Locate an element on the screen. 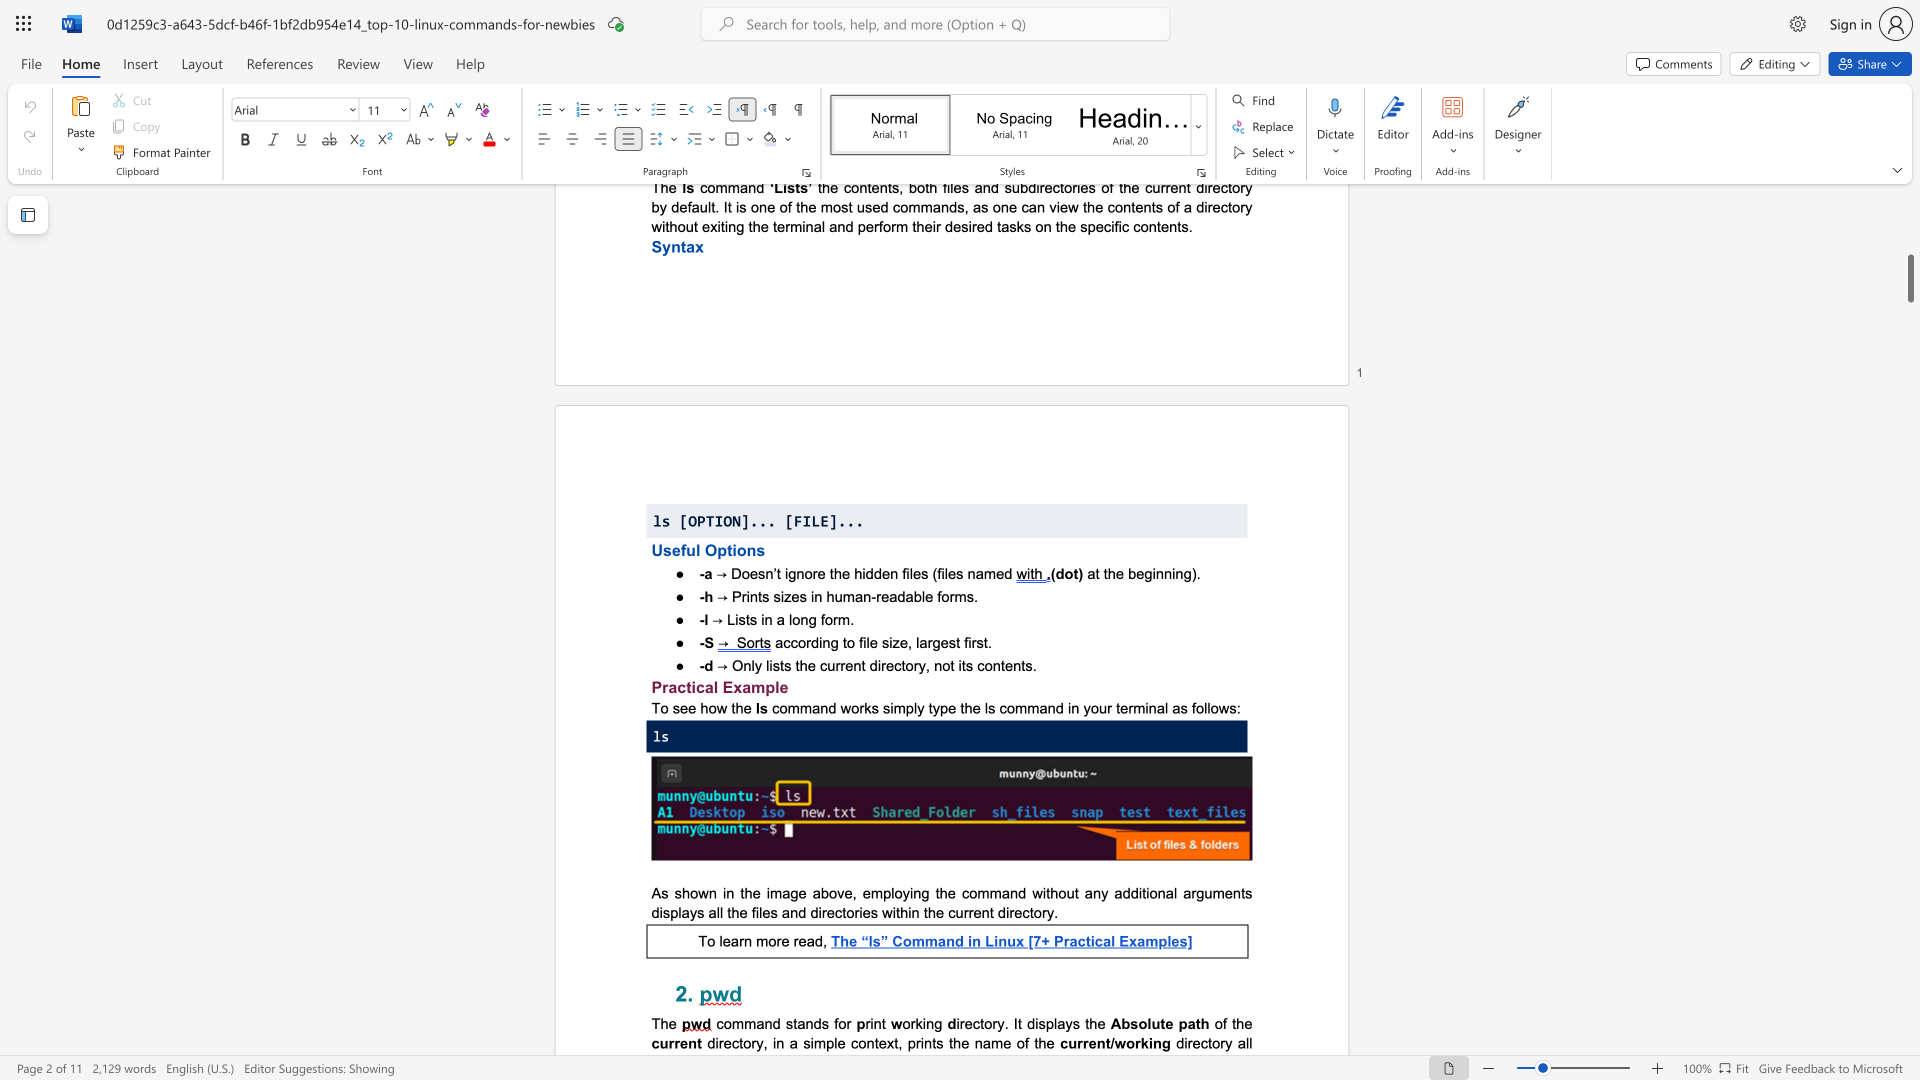 The image size is (1920, 1080). the 1th character "i" in the text is located at coordinates (1140, 892).